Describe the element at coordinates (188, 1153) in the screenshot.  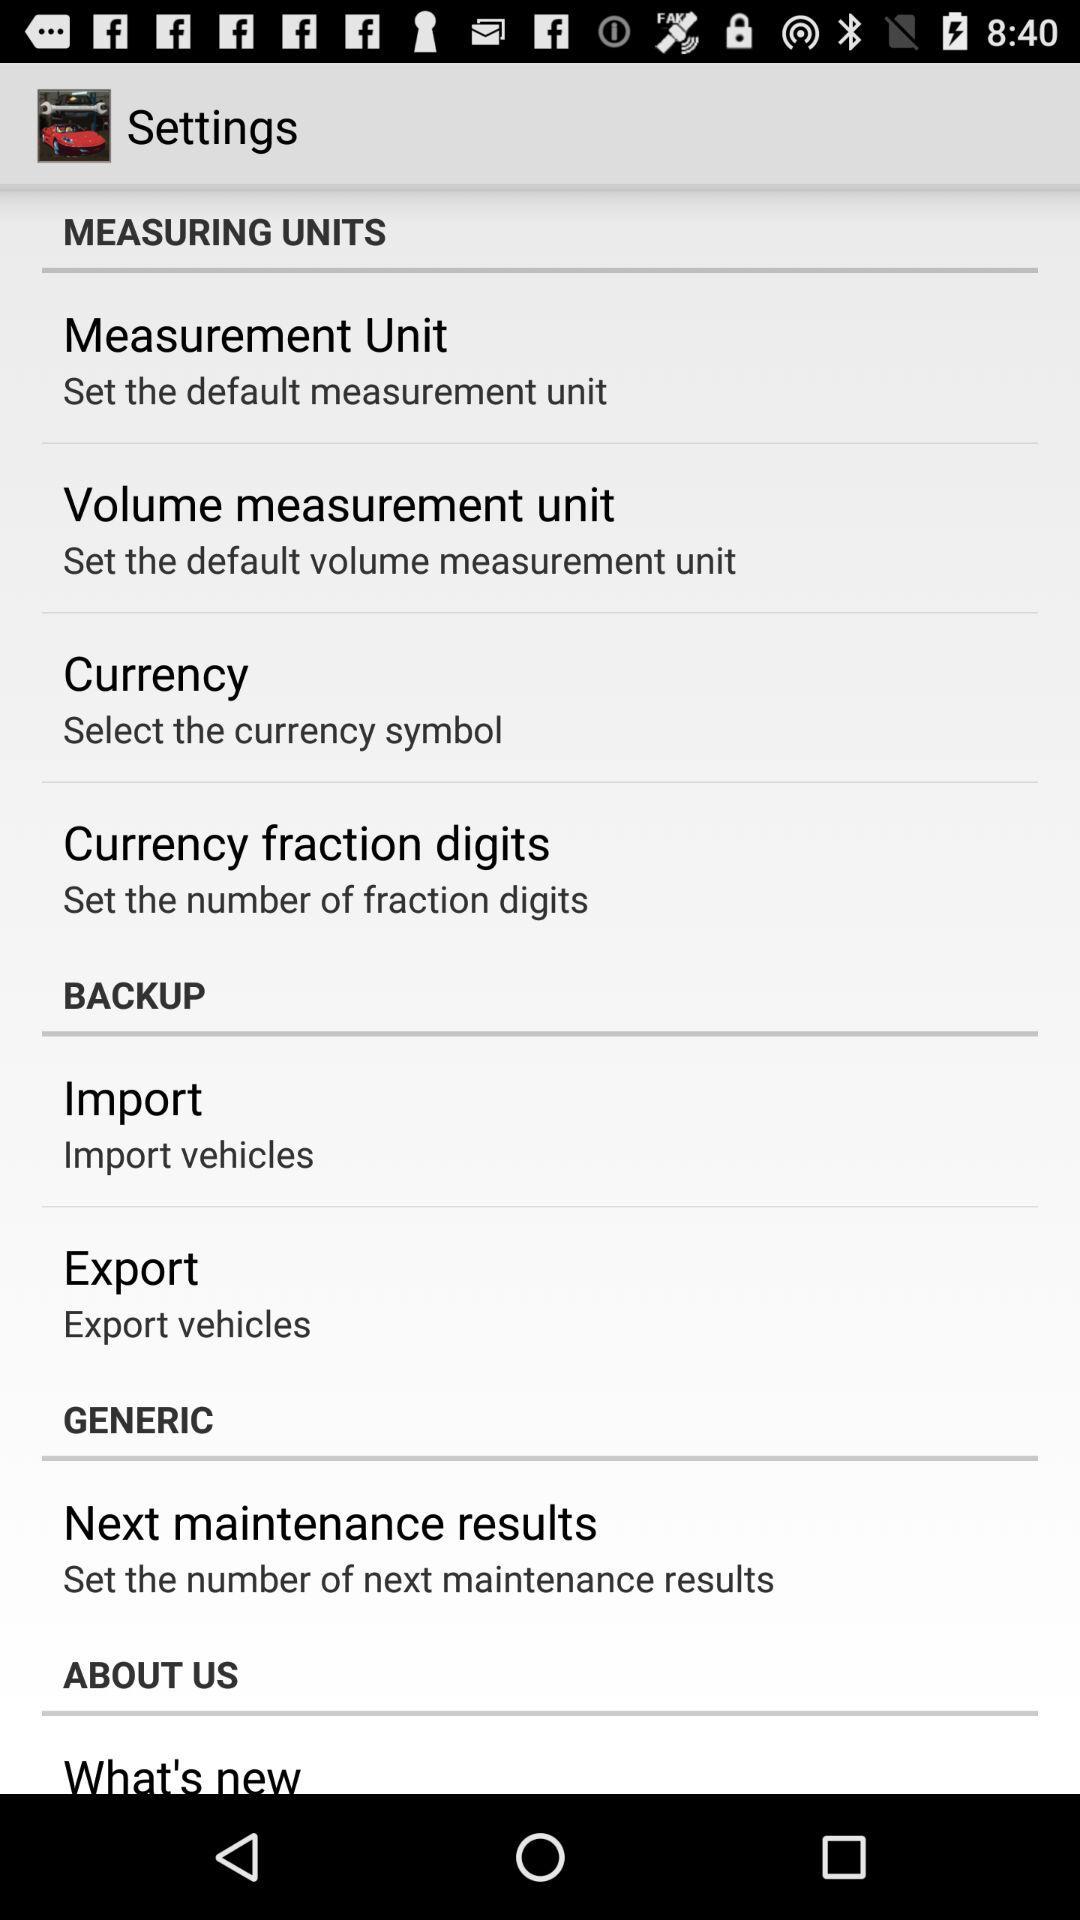
I see `app below import app` at that location.